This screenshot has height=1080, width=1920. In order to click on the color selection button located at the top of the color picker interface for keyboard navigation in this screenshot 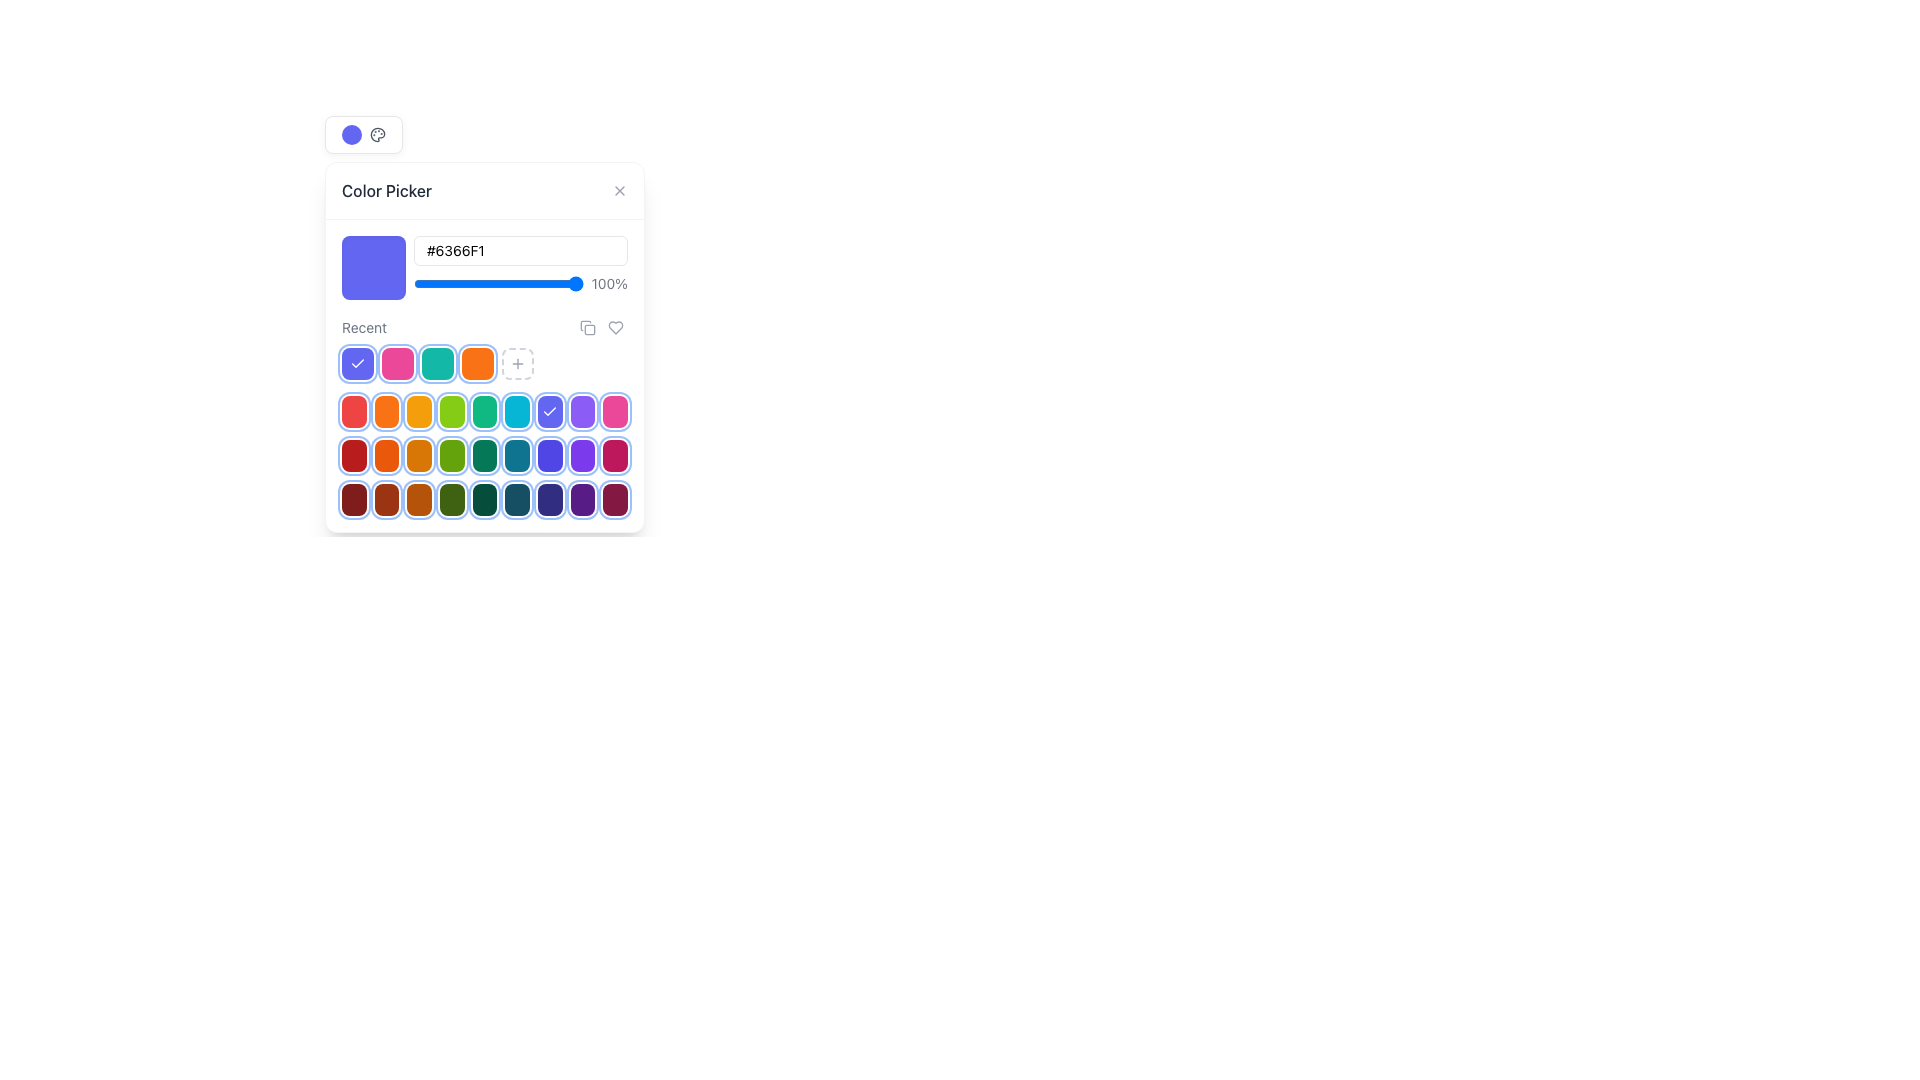, I will do `click(364, 135)`.